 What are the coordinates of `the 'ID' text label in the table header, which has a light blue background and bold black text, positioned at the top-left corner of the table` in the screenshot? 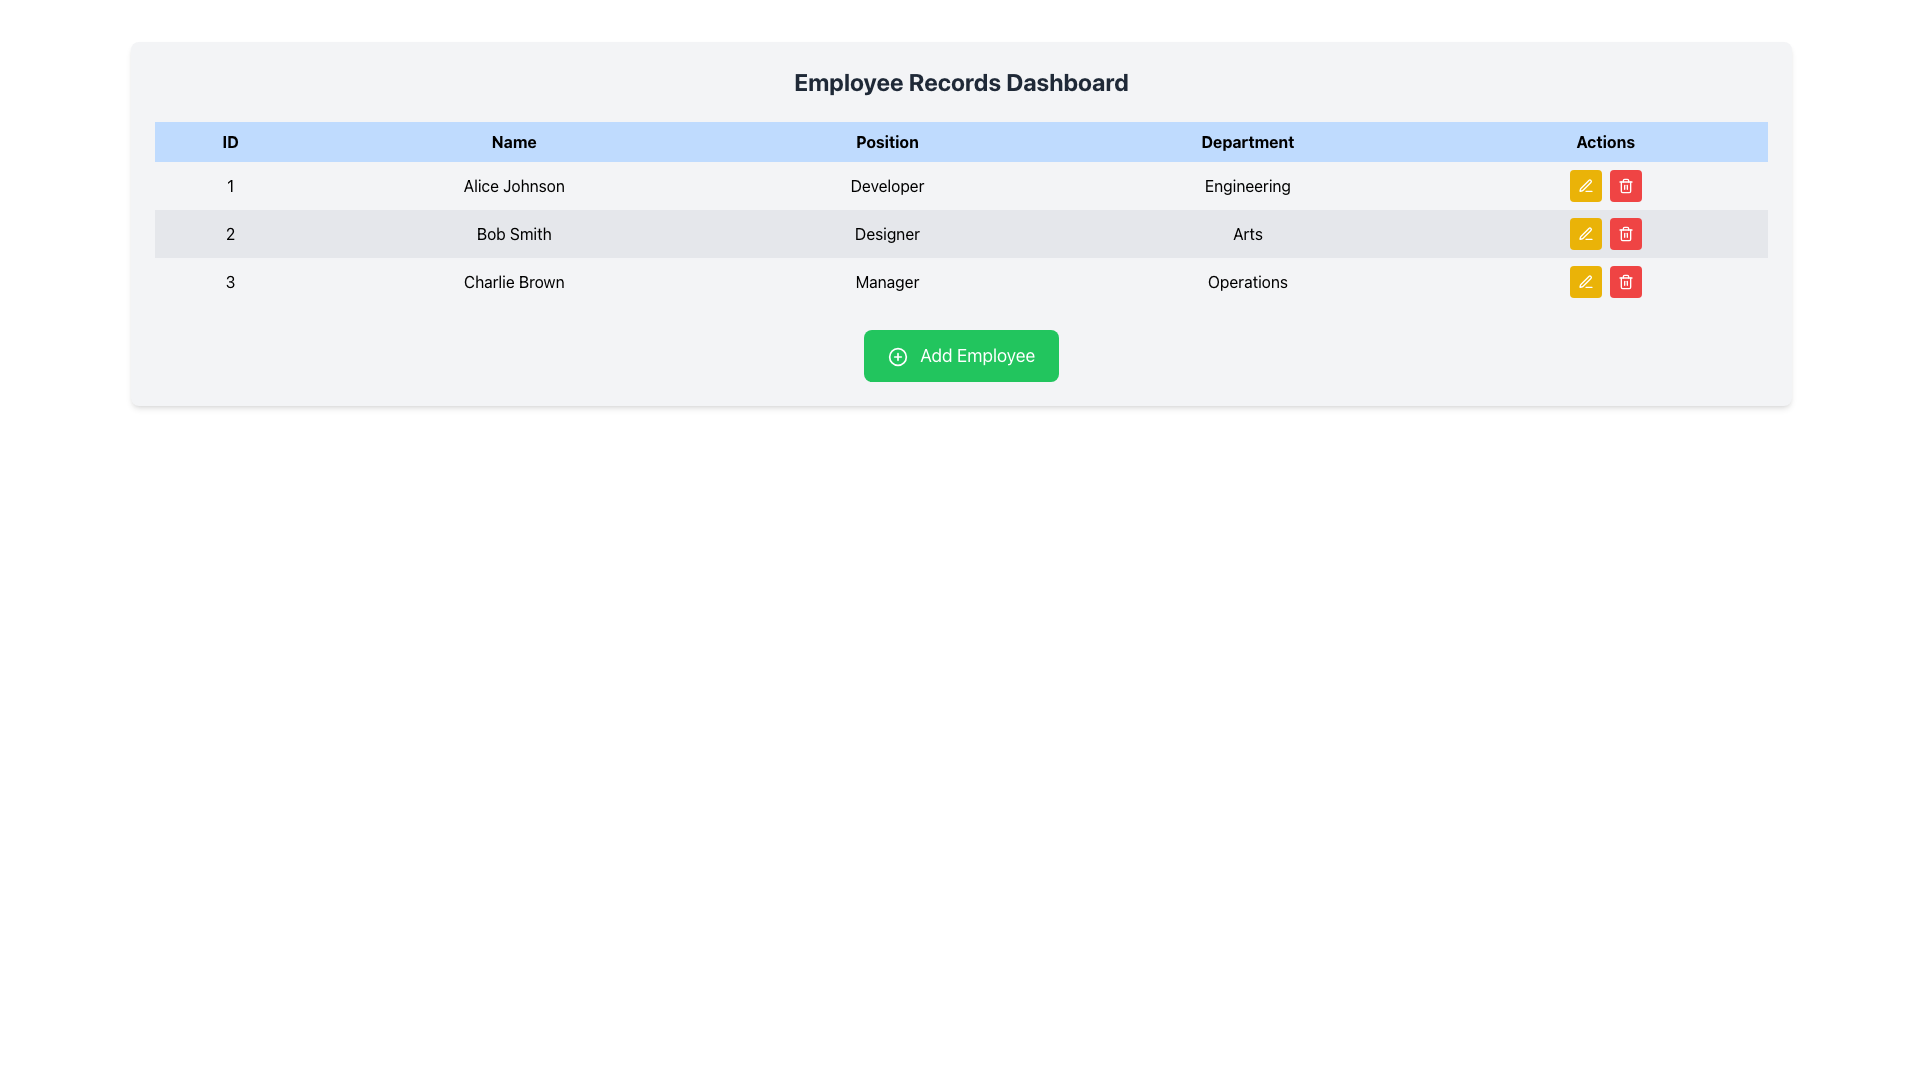 It's located at (230, 141).